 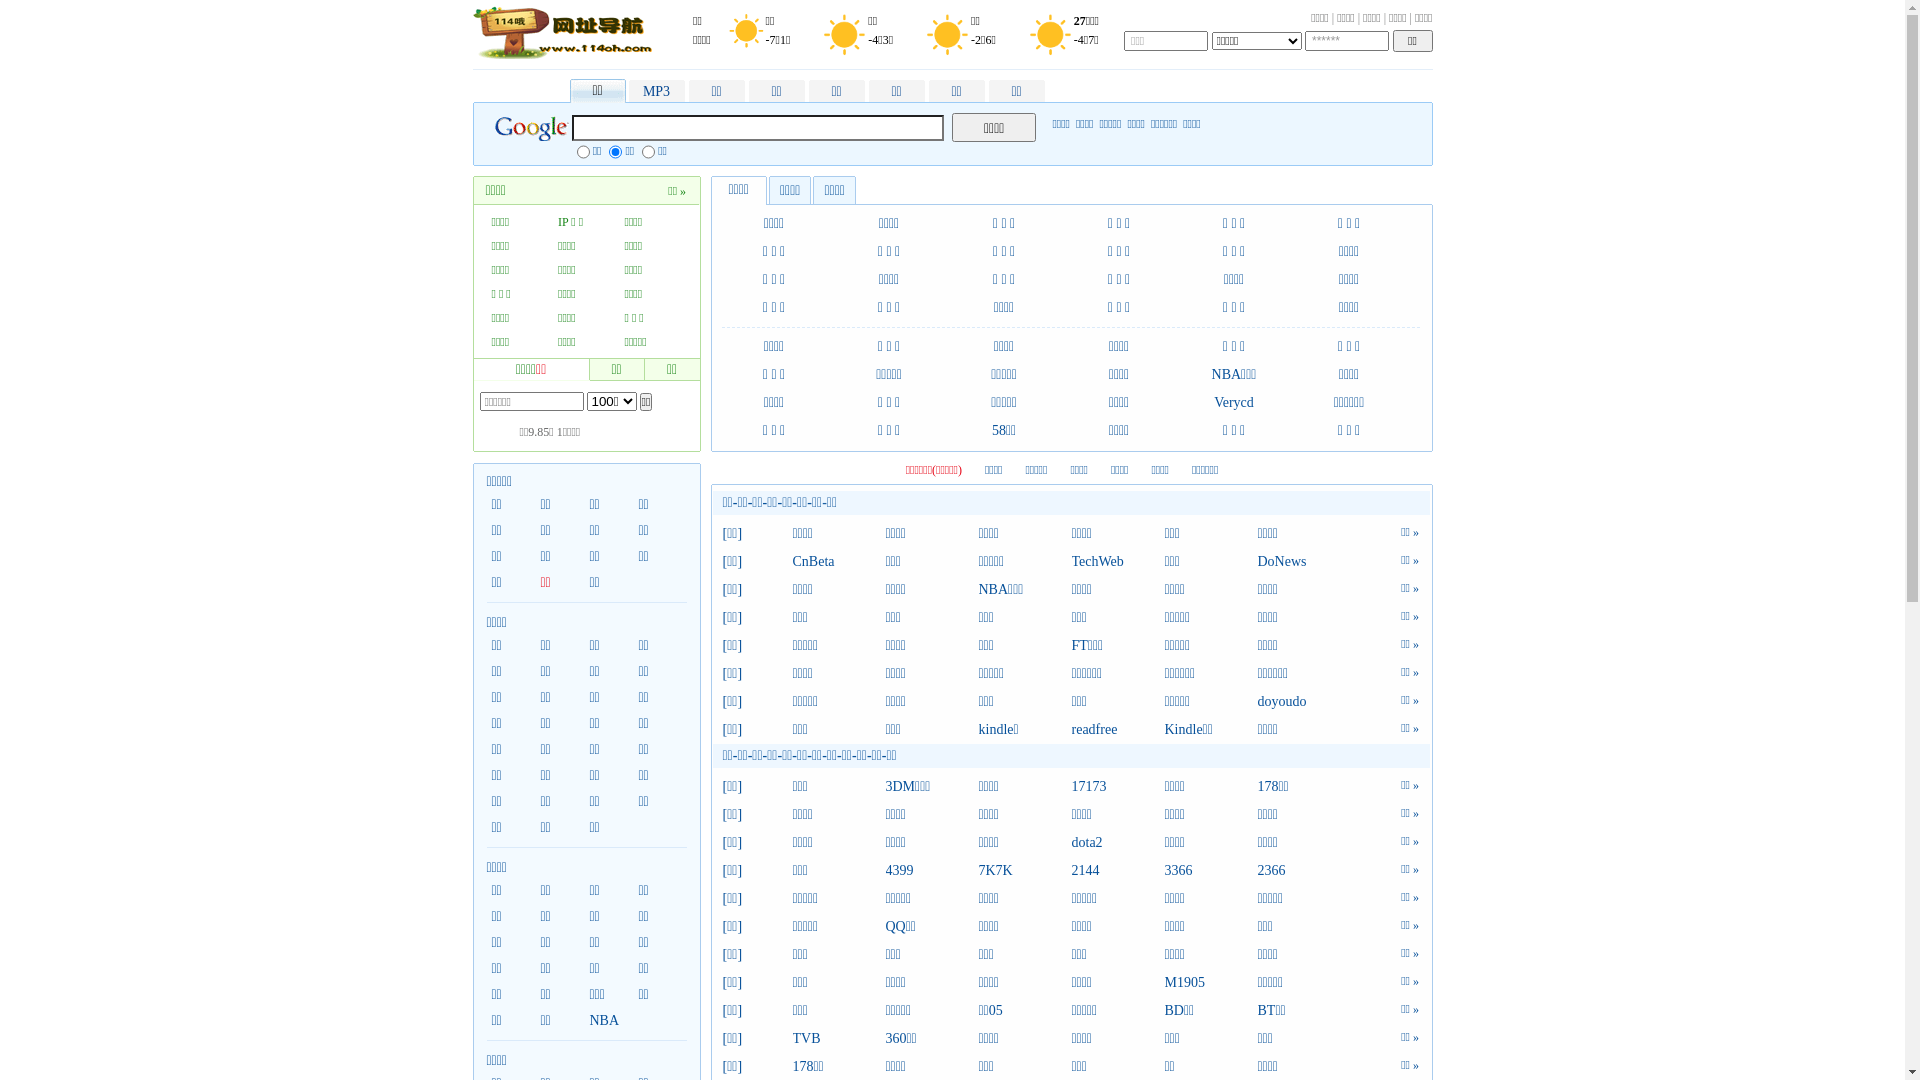 I want to click on 'readfree', so click(x=1117, y=729).